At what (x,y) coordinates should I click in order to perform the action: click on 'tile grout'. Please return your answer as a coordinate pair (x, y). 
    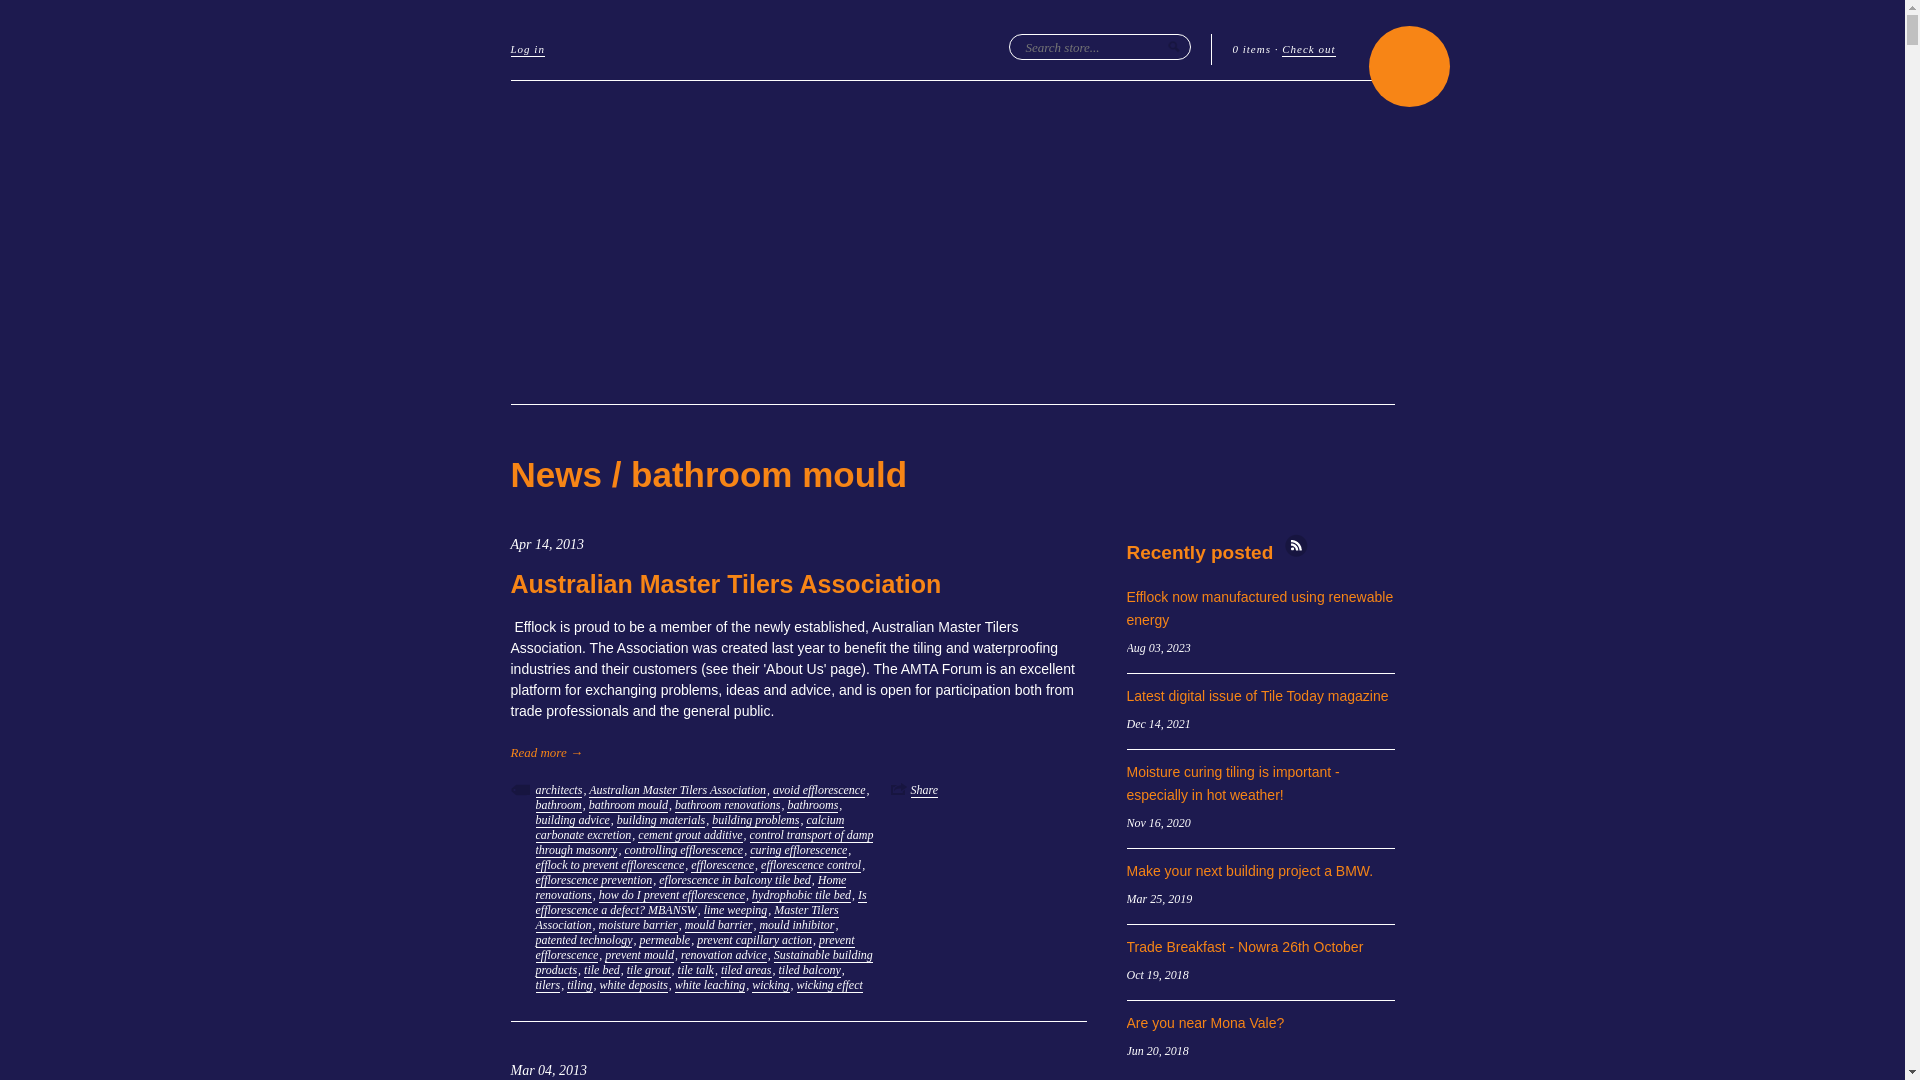
    Looking at the image, I should click on (648, 969).